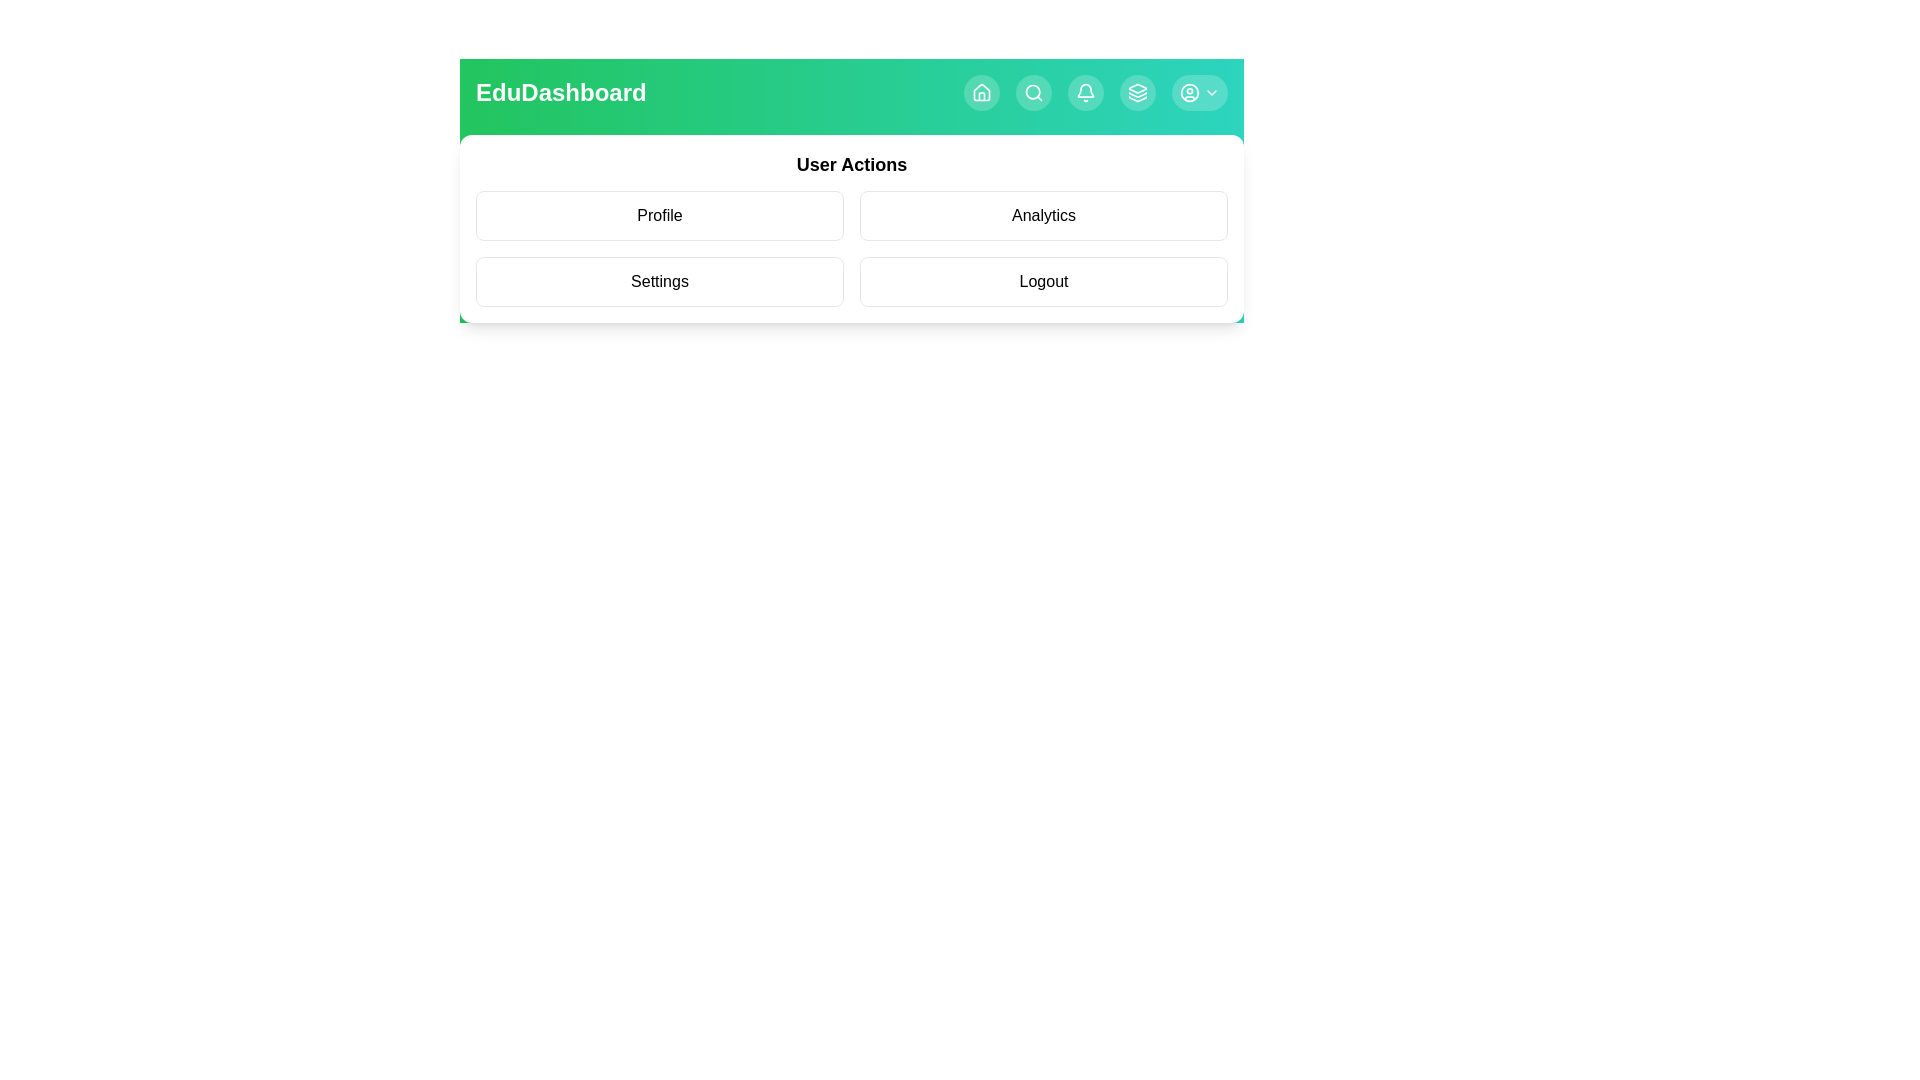 The image size is (1920, 1080). Describe the element at coordinates (1084, 92) in the screenshot. I see `the navigation button Bell` at that location.